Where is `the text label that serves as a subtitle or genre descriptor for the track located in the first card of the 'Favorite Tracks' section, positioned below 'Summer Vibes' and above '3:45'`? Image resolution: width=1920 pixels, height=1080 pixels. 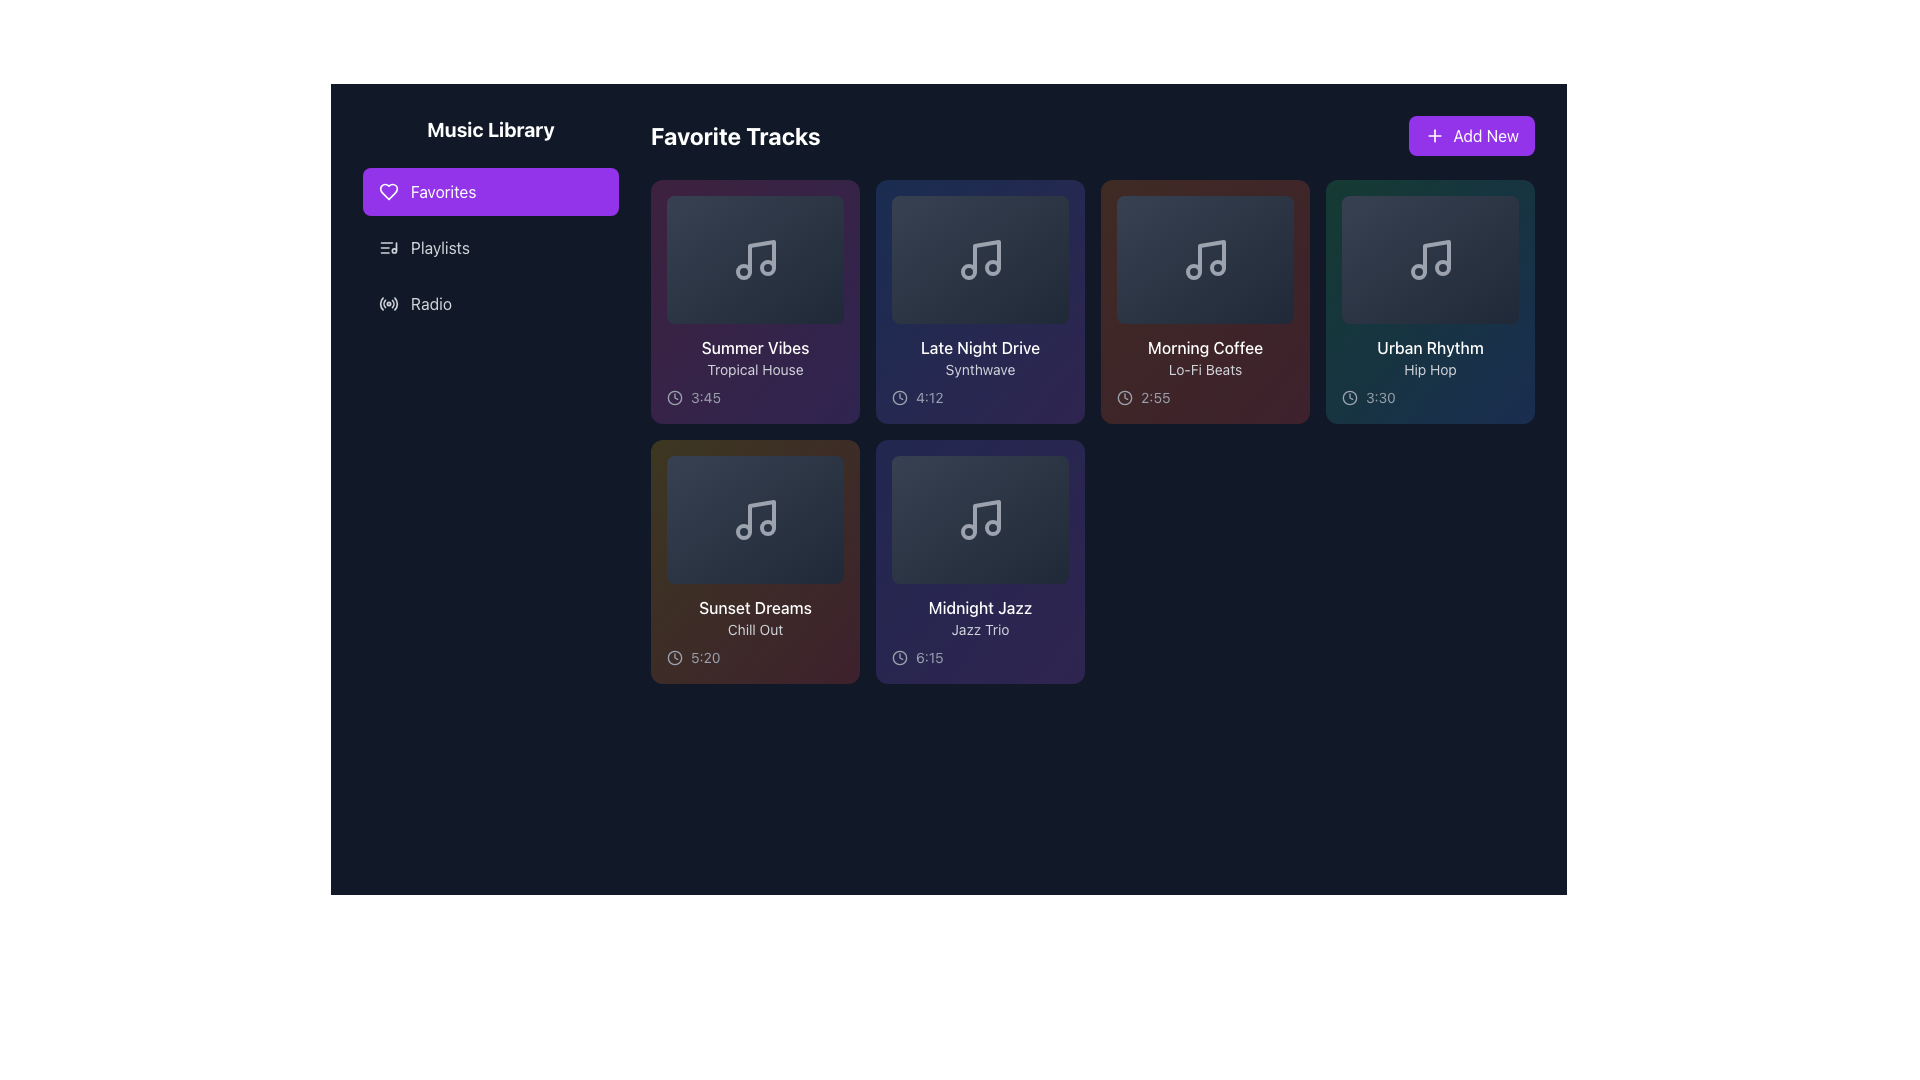 the text label that serves as a subtitle or genre descriptor for the track located in the first card of the 'Favorite Tracks' section, positioned below 'Summer Vibes' and above '3:45' is located at coordinates (754, 370).